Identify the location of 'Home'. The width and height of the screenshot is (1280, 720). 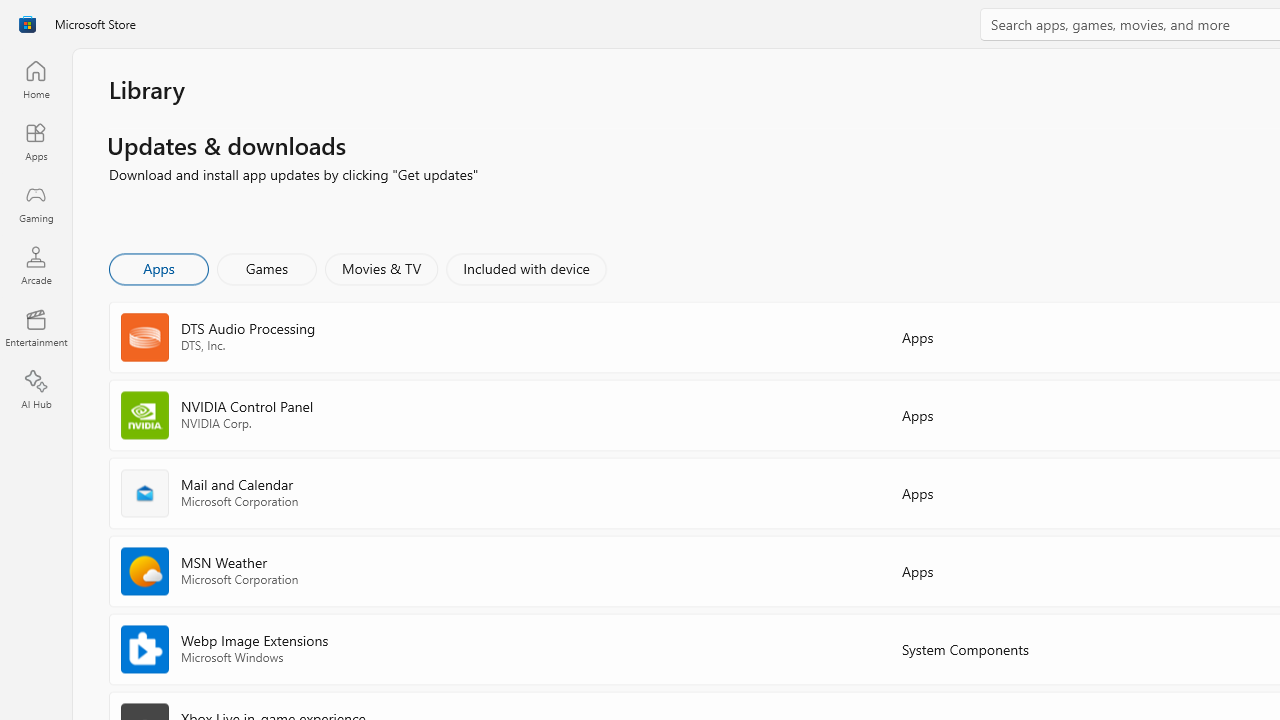
(35, 78).